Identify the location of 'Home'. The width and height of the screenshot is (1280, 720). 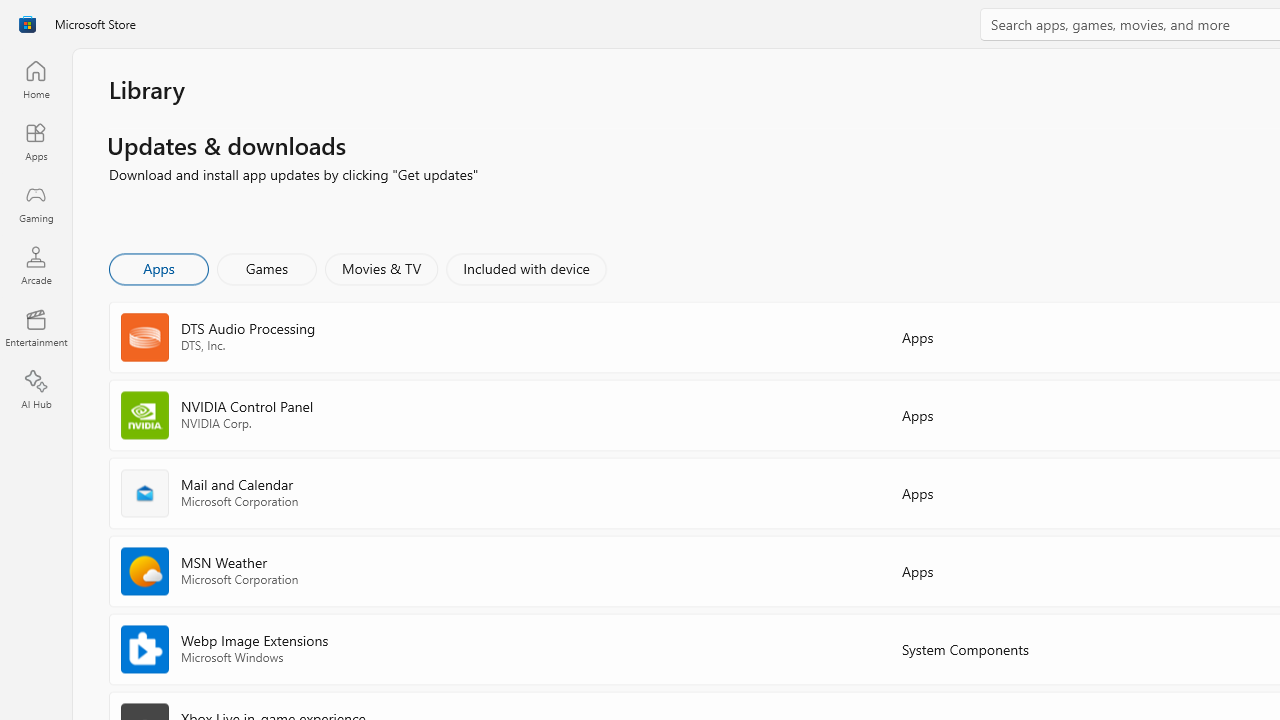
(35, 78).